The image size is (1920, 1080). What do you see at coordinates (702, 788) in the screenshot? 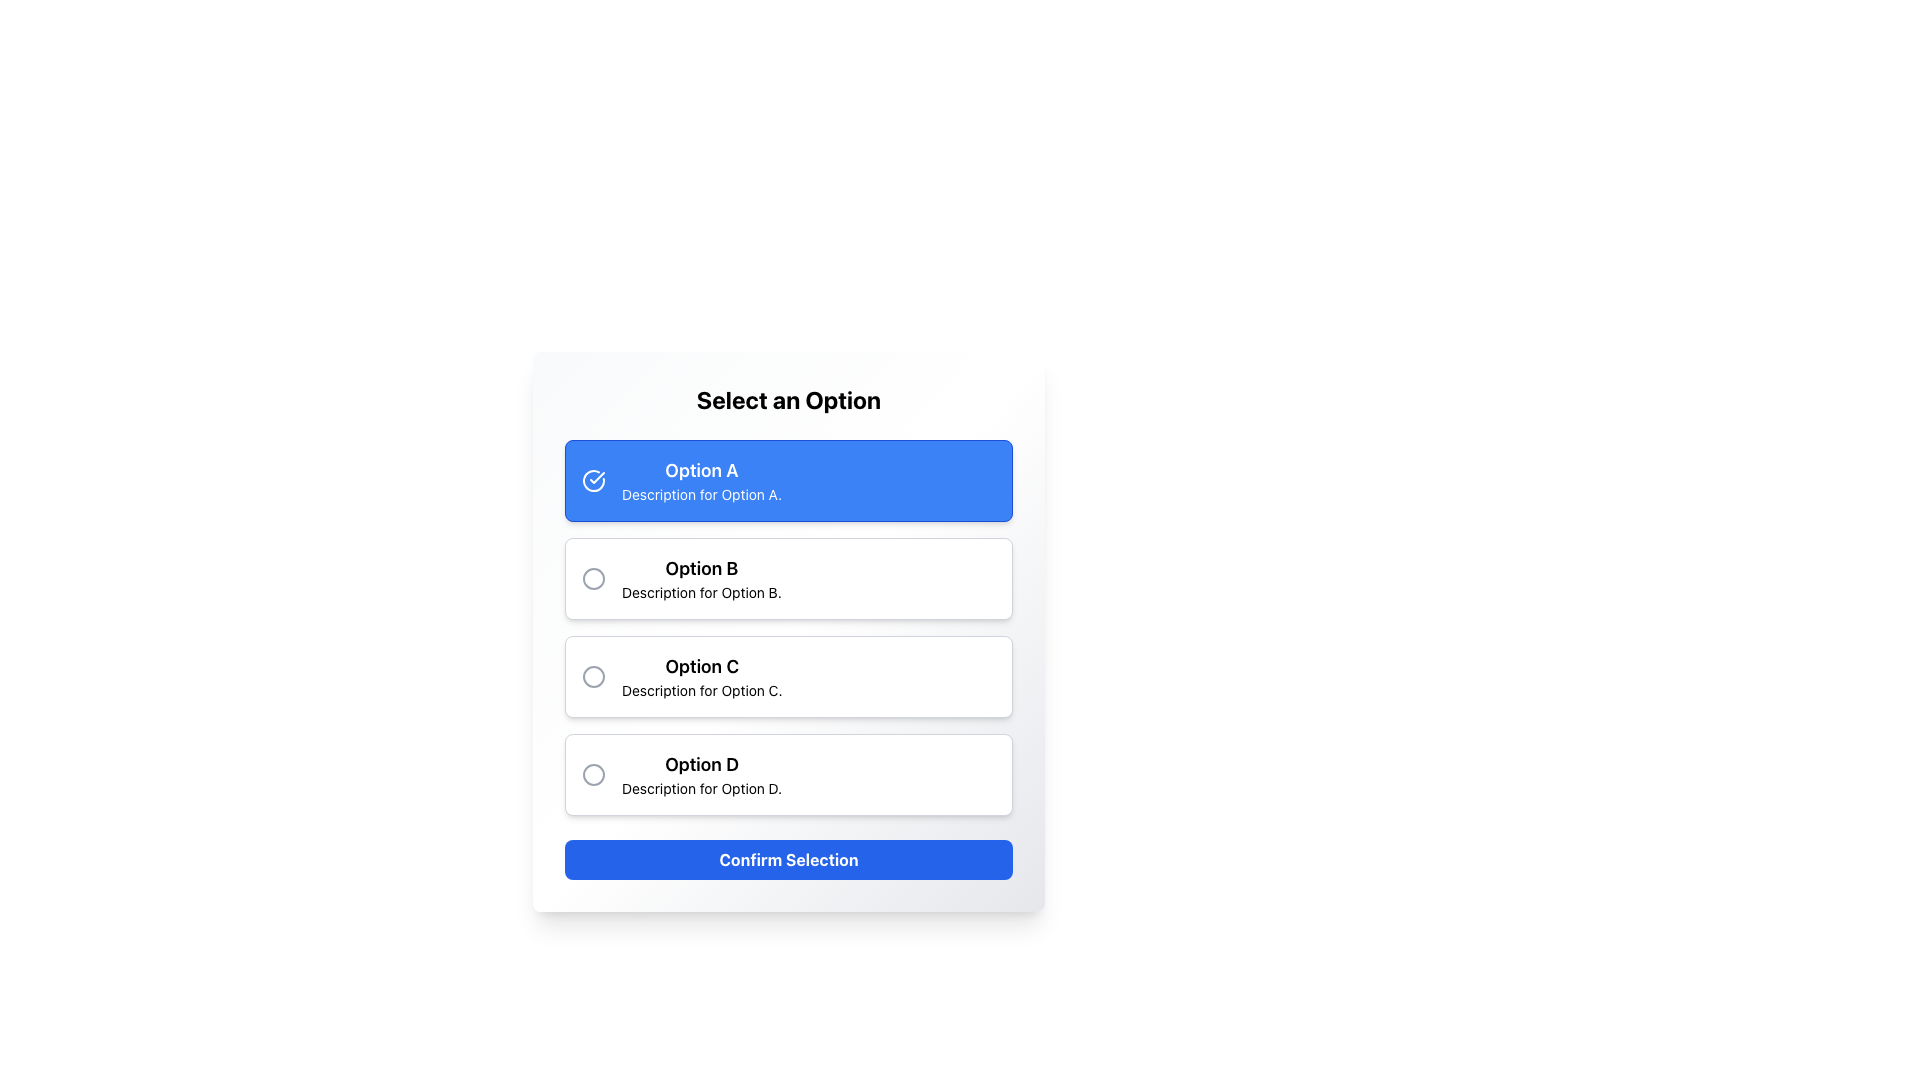
I see `the text label that displays 'Description for Option D.' which is located under the section labeled 'Option D'` at bounding box center [702, 788].